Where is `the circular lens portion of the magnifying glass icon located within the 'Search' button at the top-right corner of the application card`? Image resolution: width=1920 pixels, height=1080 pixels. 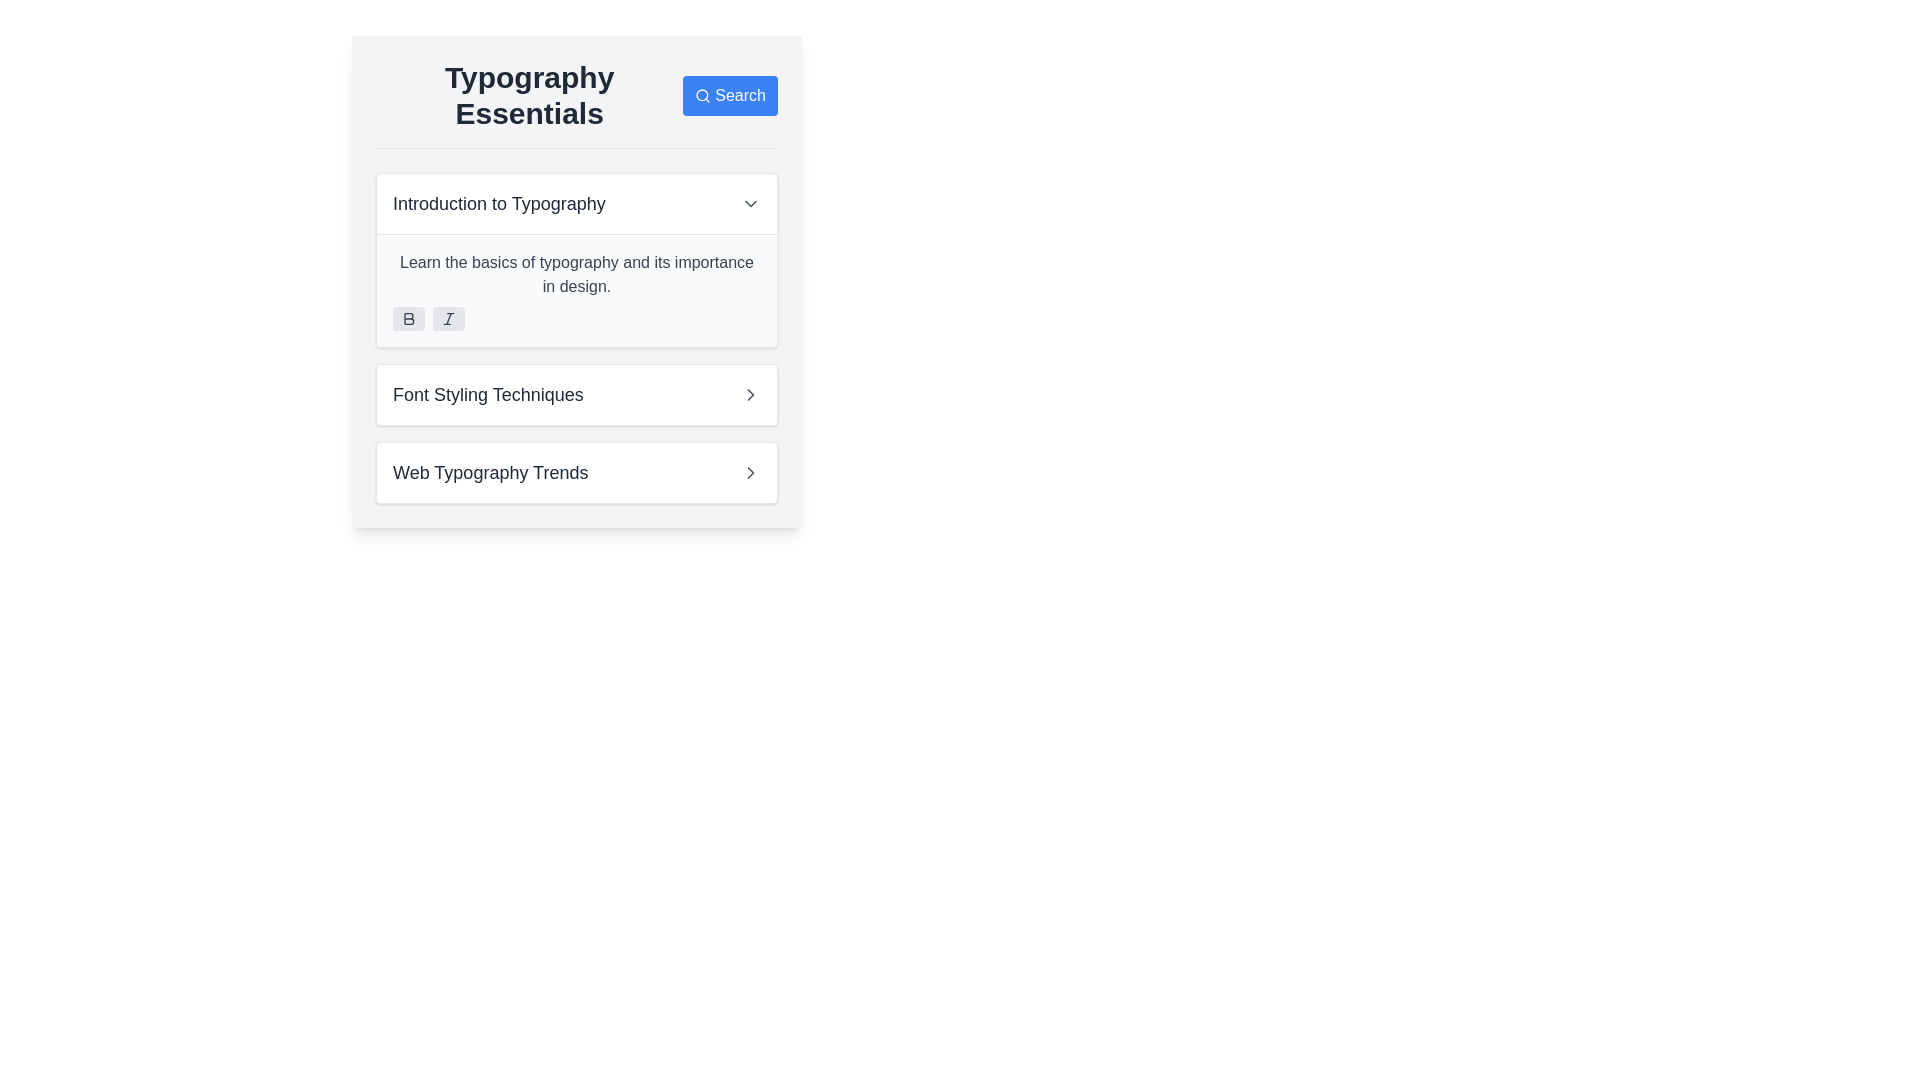
the circular lens portion of the magnifying glass icon located within the 'Search' button at the top-right corner of the application card is located at coordinates (702, 95).